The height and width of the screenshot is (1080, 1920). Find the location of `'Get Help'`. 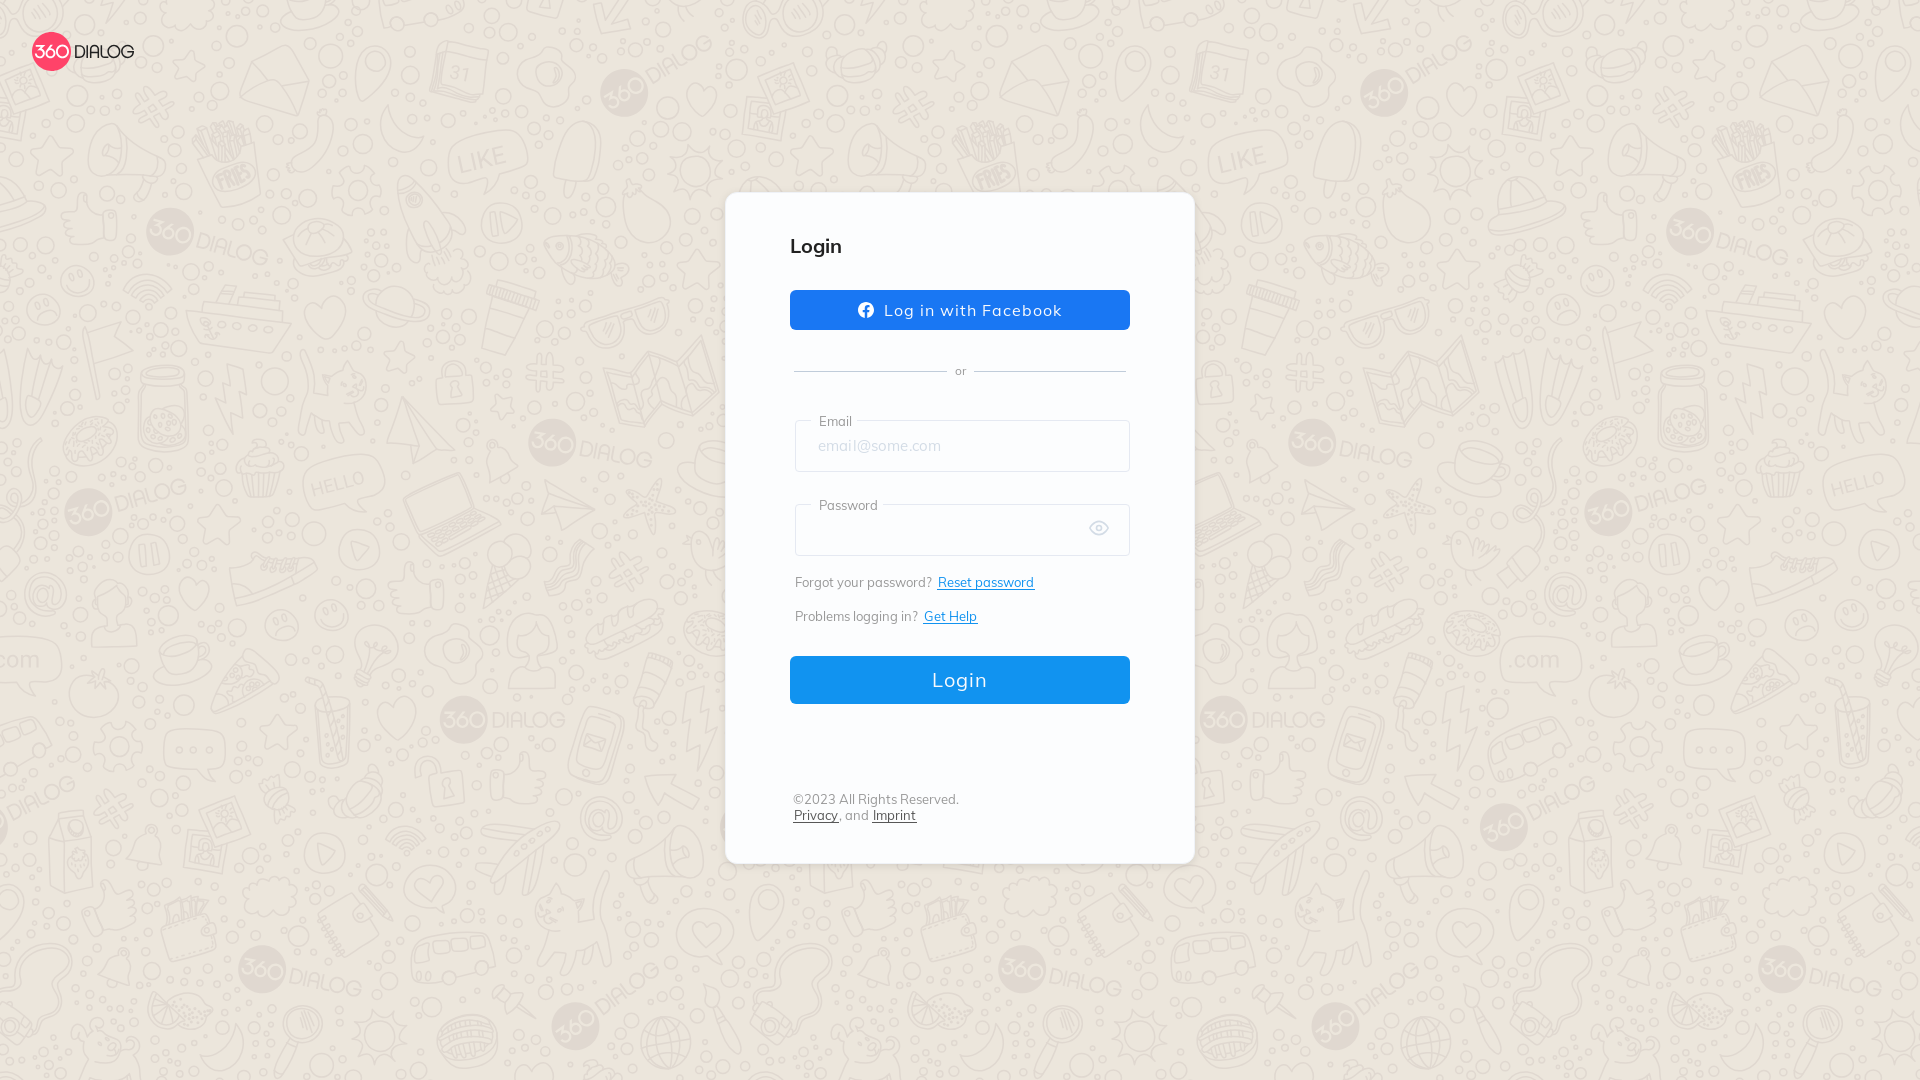

'Get Help' is located at coordinates (949, 615).